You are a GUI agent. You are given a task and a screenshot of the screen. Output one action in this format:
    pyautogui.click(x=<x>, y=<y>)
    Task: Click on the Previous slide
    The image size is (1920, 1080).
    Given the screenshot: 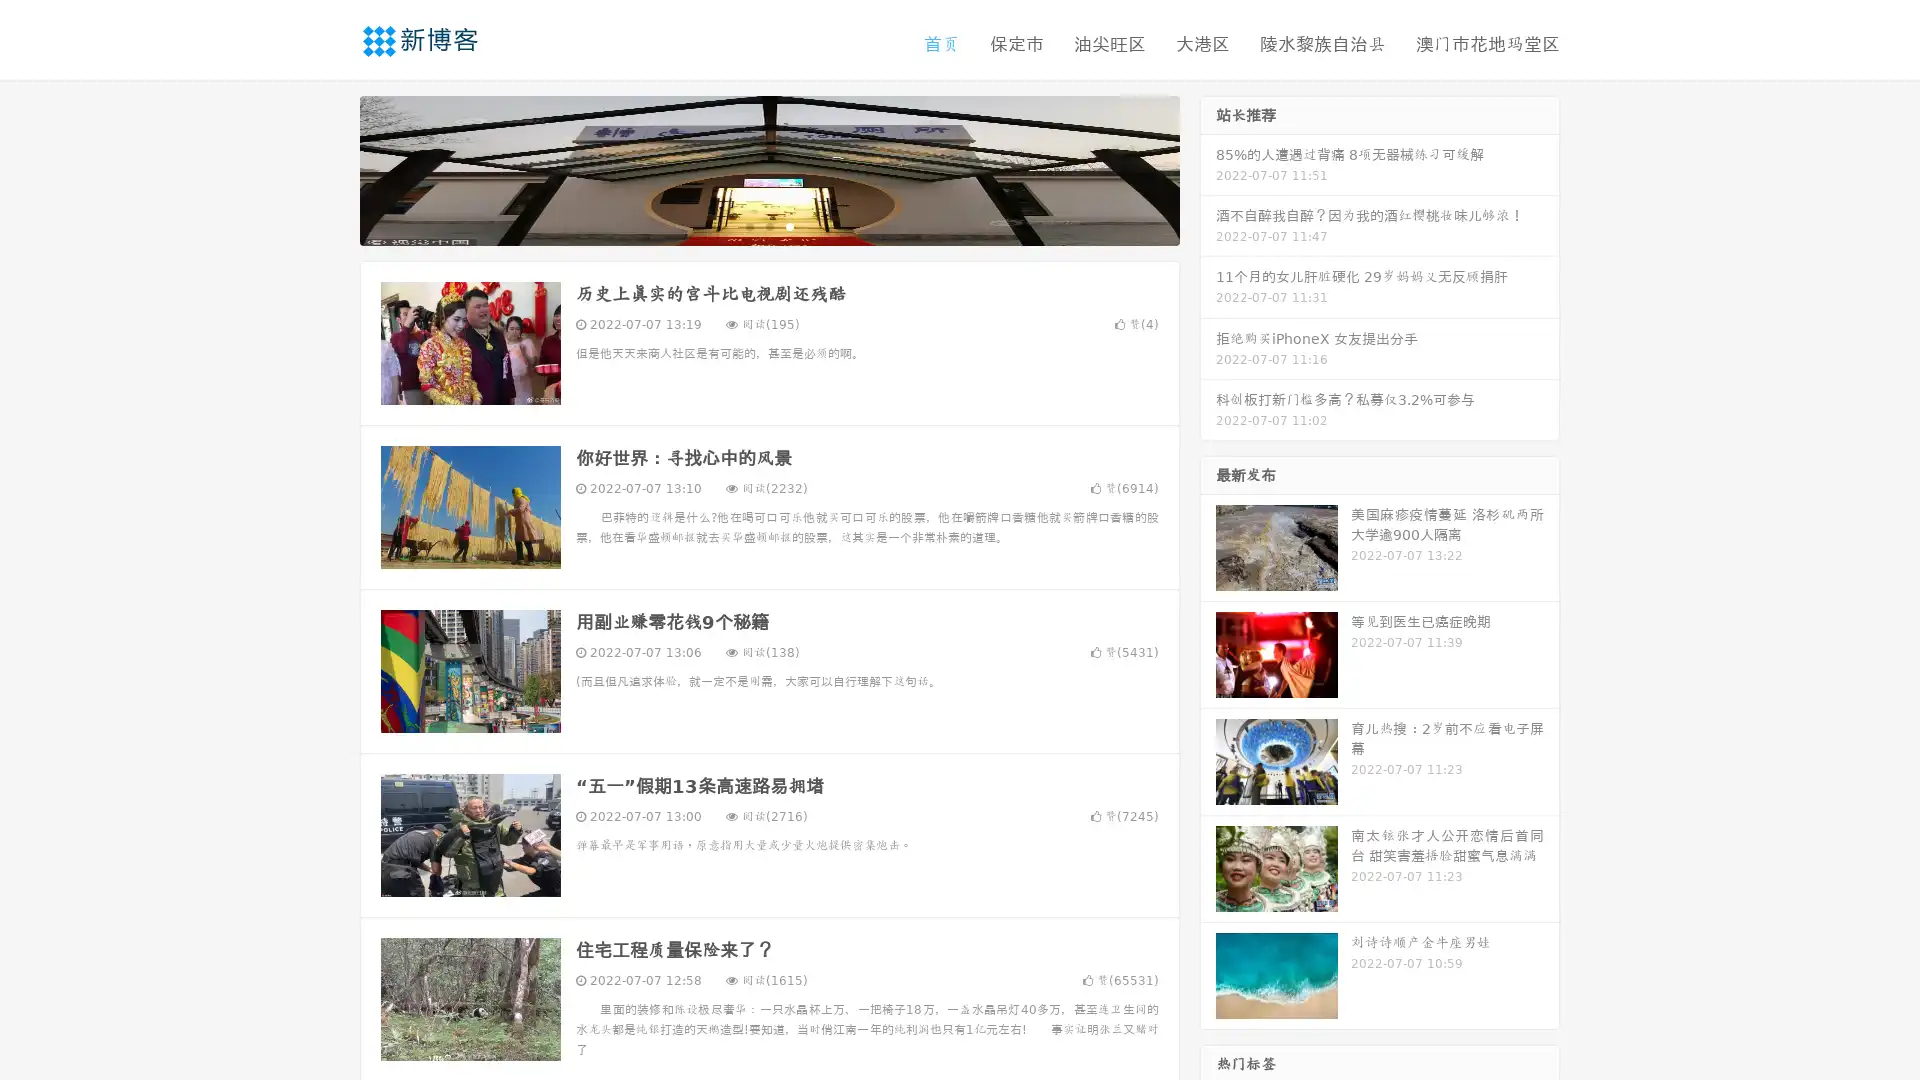 What is the action you would take?
    pyautogui.click(x=330, y=168)
    